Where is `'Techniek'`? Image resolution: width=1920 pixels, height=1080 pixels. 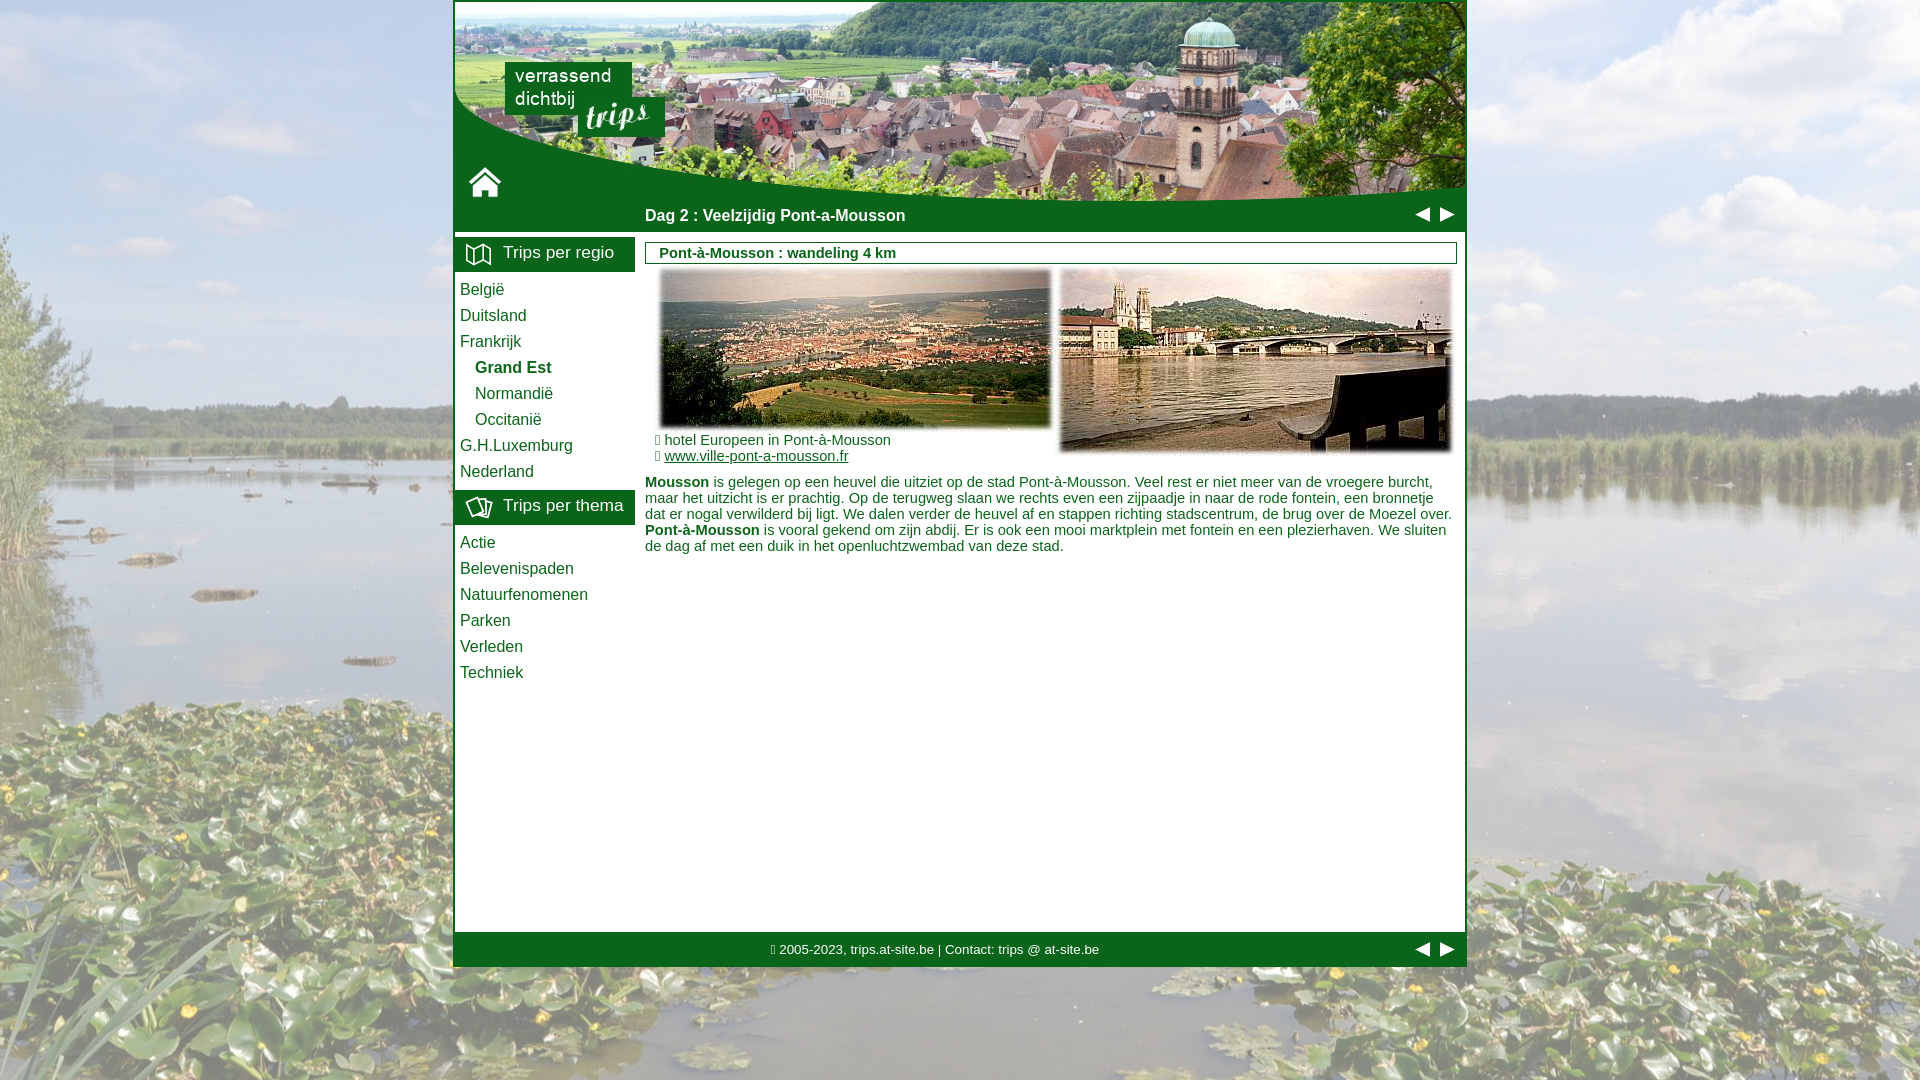 'Techniek' is located at coordinates (545, 672).